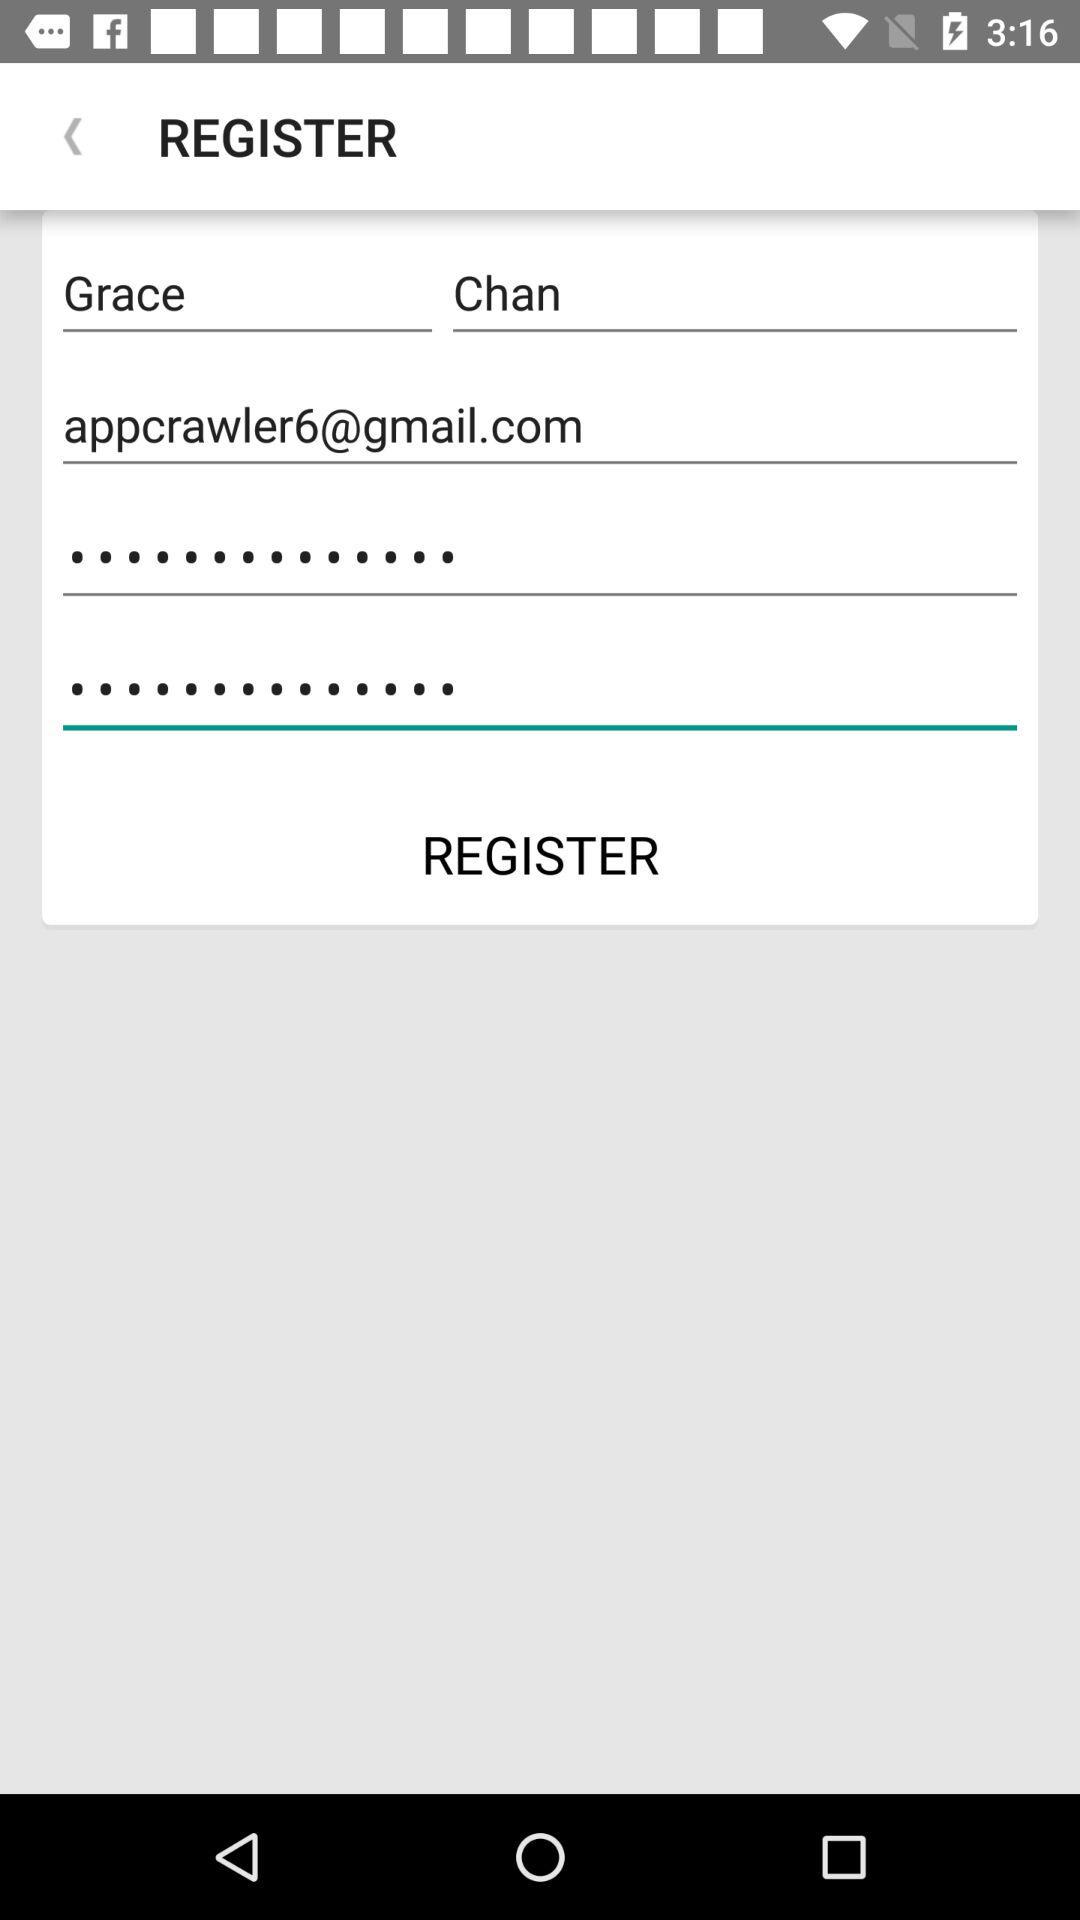 Image resolution: width=1080 pixels, height=1920 pixels. I want to click on icon next to chan item, so click(246, 292).